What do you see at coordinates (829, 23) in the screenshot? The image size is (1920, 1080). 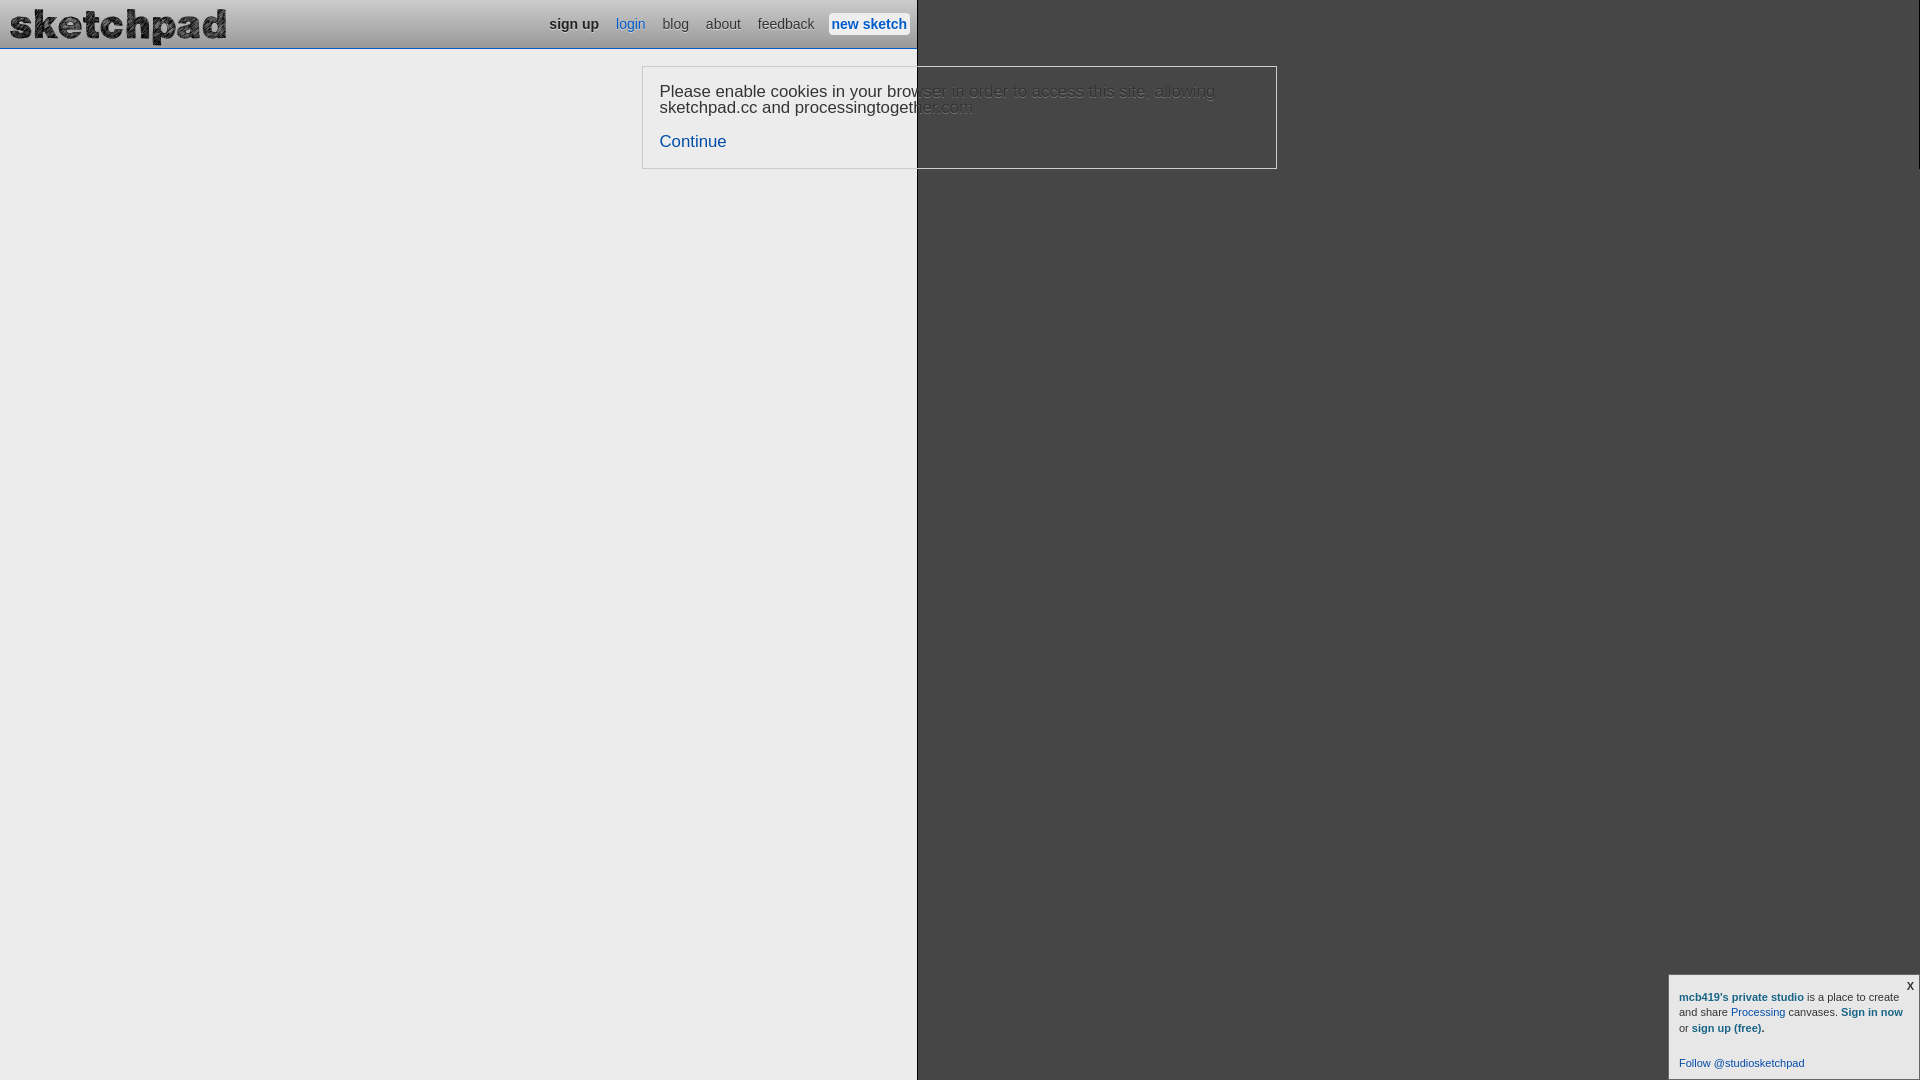 I see `'new sketch'` at bounding box center [829, 23].